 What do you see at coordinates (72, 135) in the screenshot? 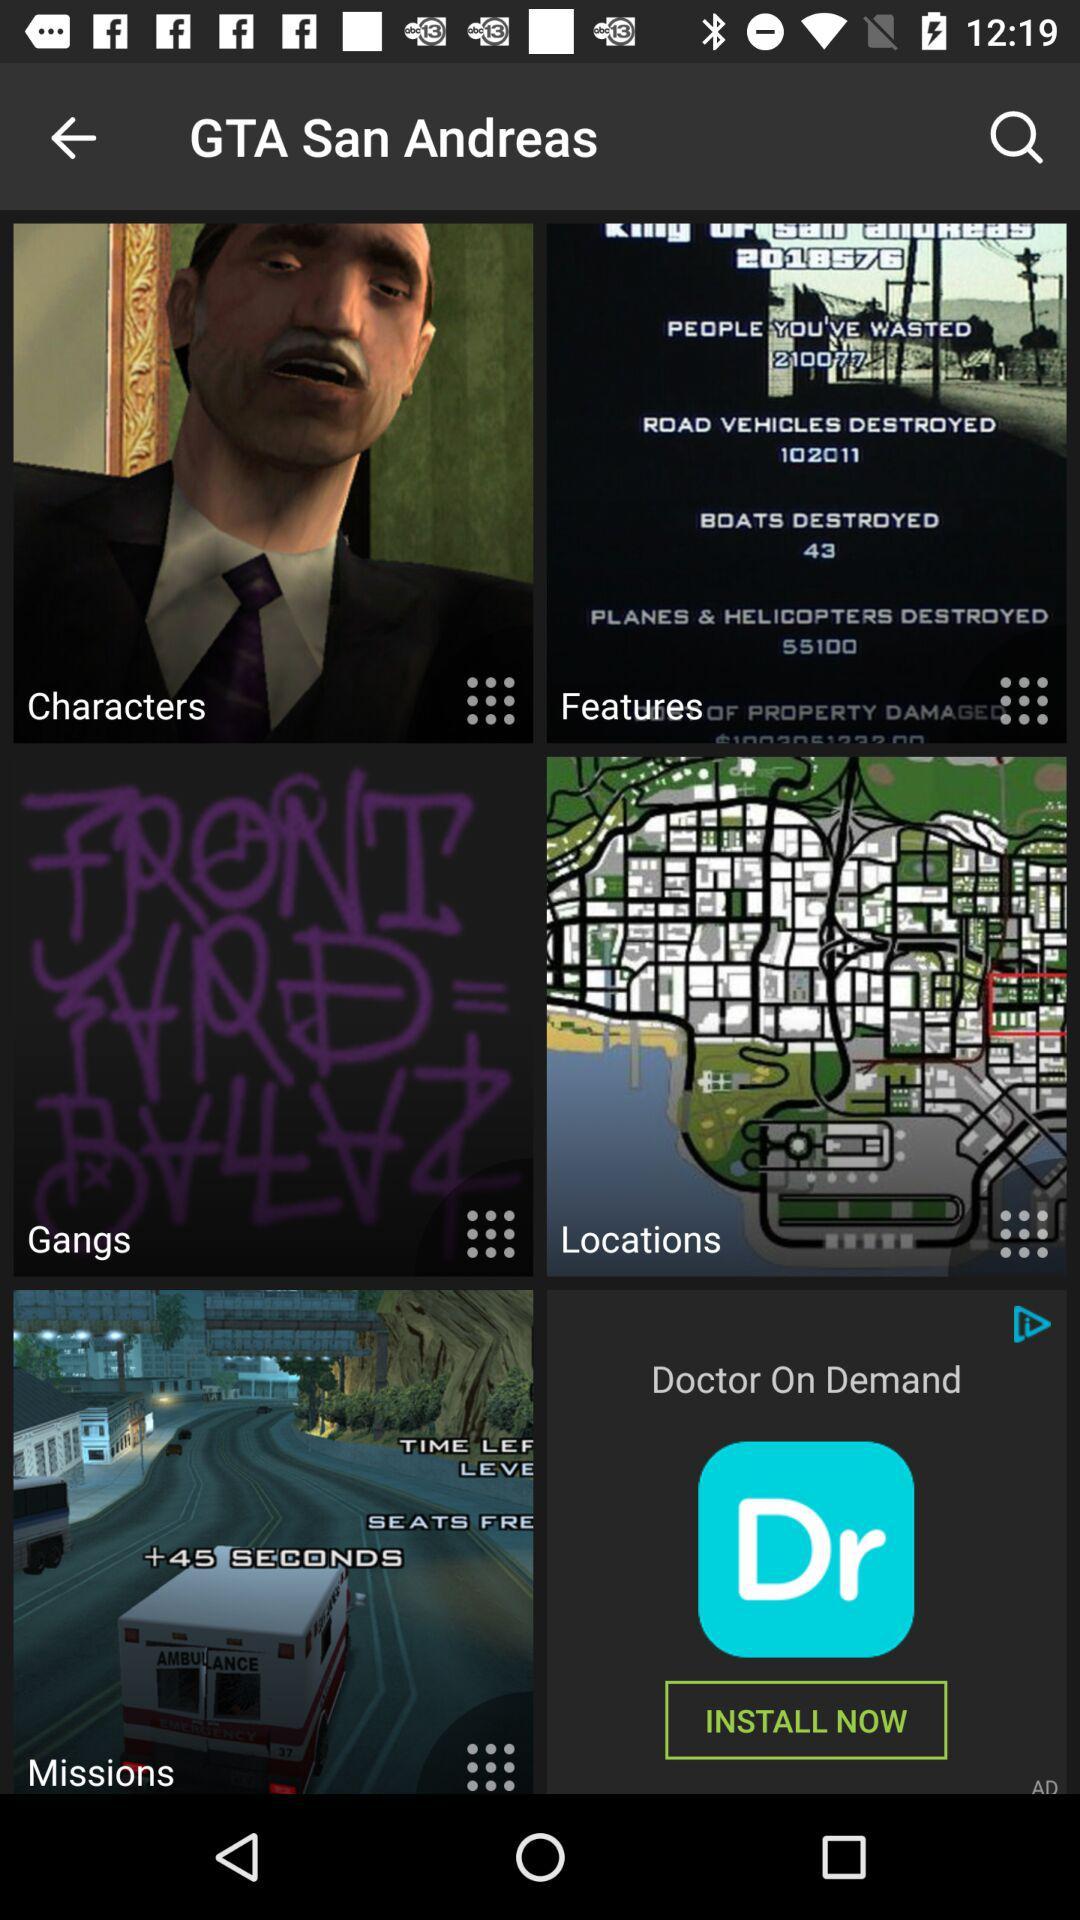
I see `go back` at bounding box center [72, 135].